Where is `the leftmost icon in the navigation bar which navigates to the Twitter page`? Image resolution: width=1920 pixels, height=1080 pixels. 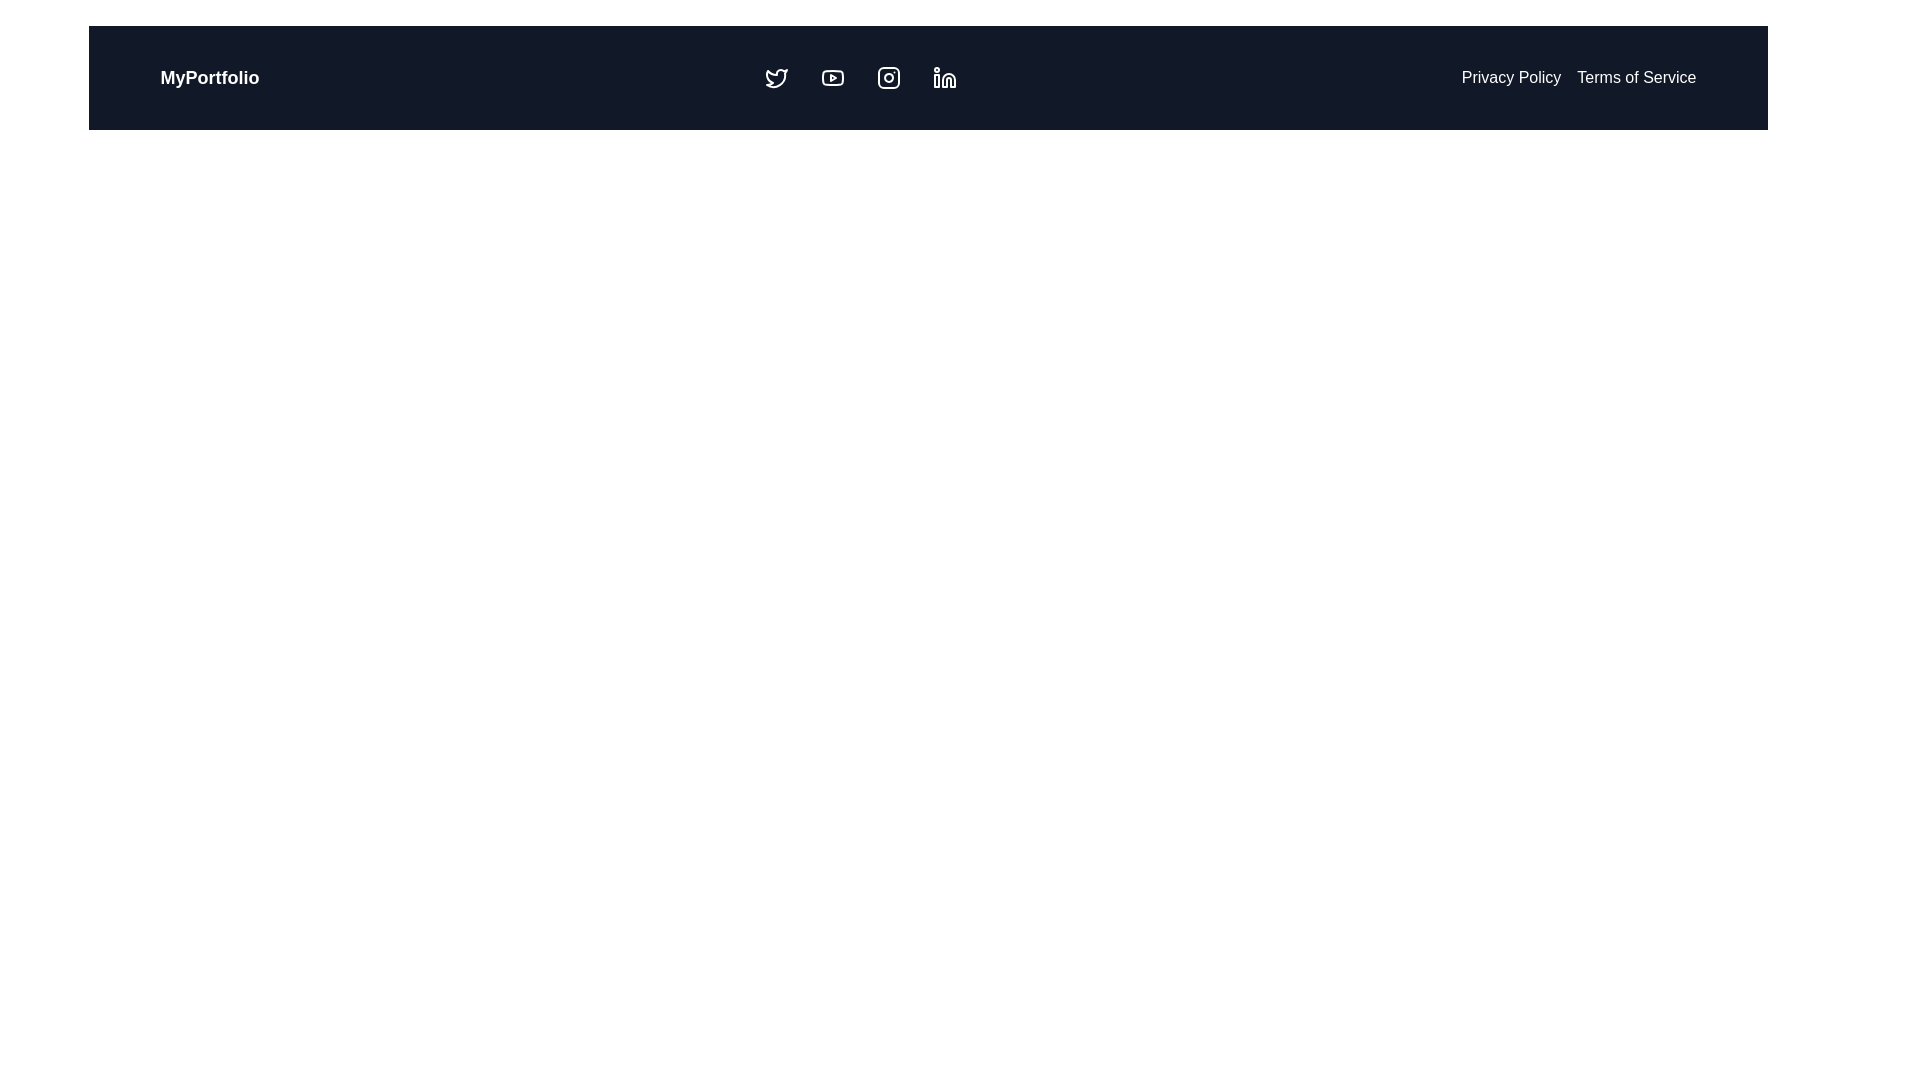 the leftmost icon in the navigation bar which navigates to the Twitter page is located at coordinates (775, 76).